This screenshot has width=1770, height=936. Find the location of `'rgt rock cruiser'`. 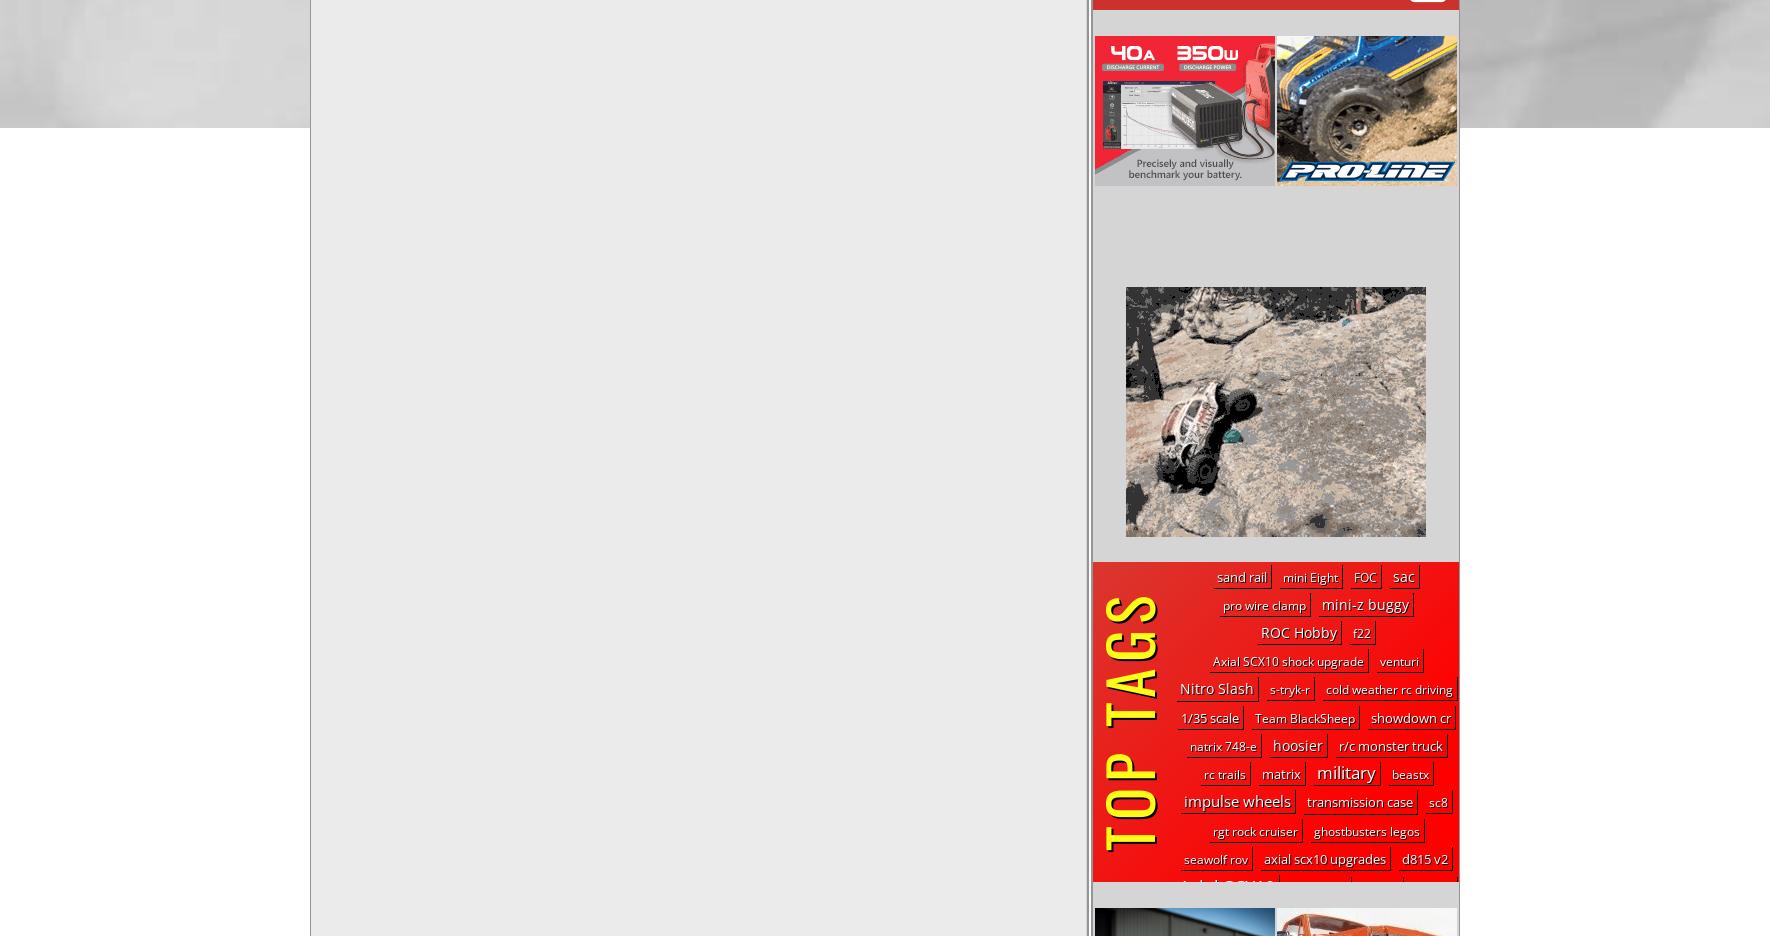

'rgt rock cruiser' is located at coordinates (1253, 830).